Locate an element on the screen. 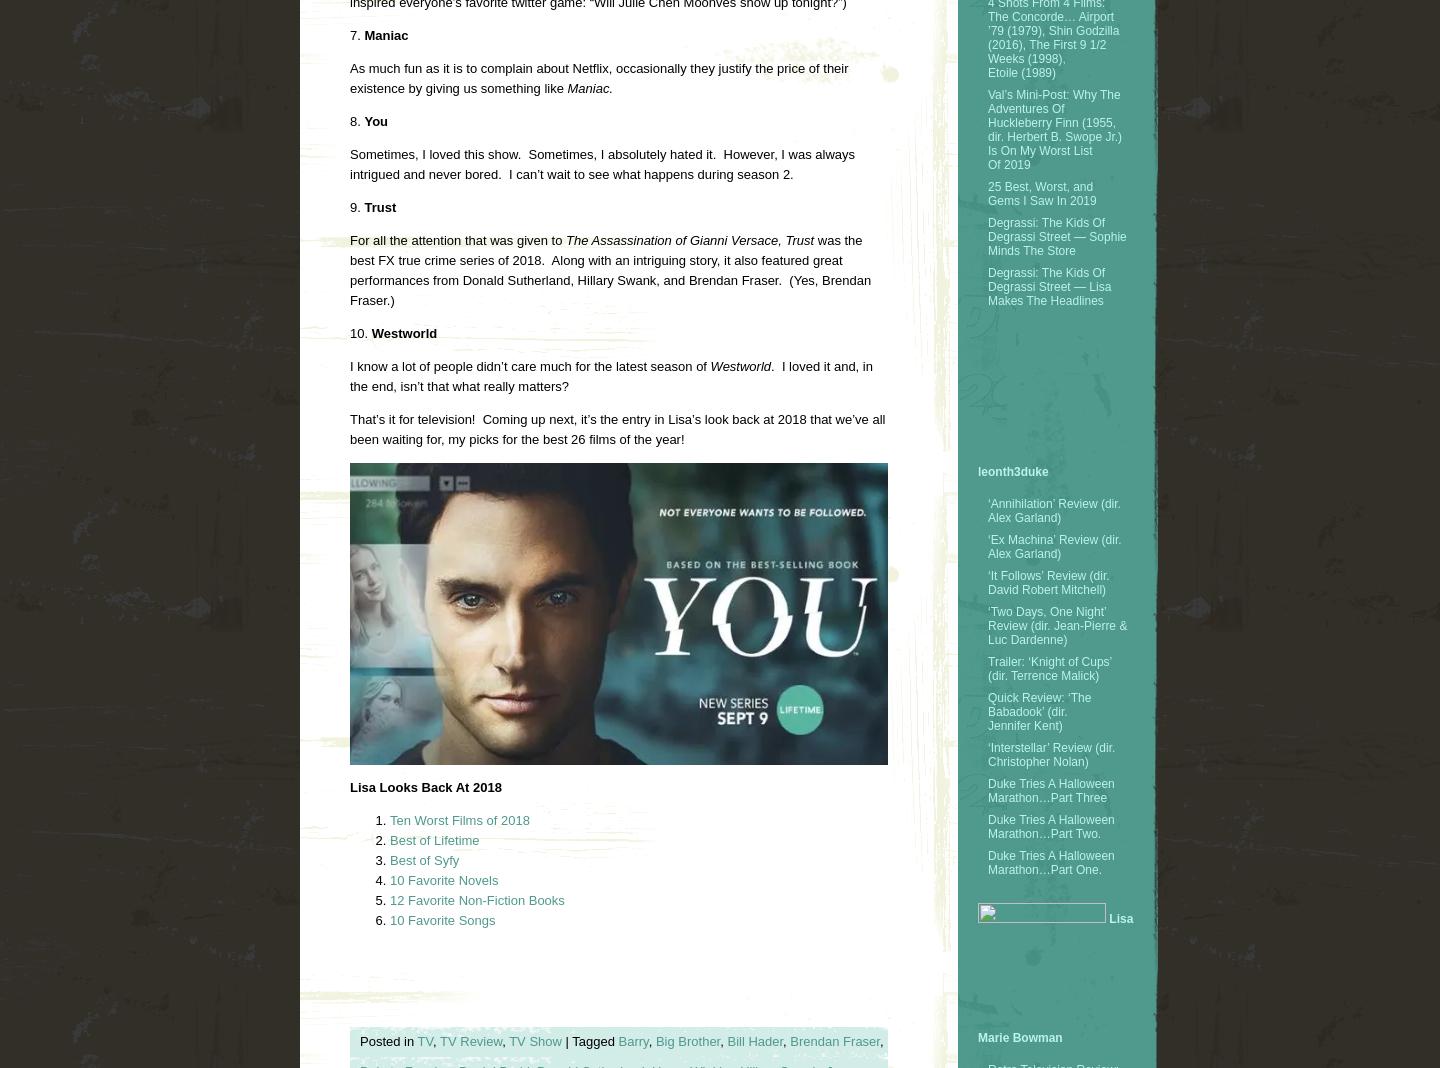  'Barry' is located at coordinates (632, 1041).